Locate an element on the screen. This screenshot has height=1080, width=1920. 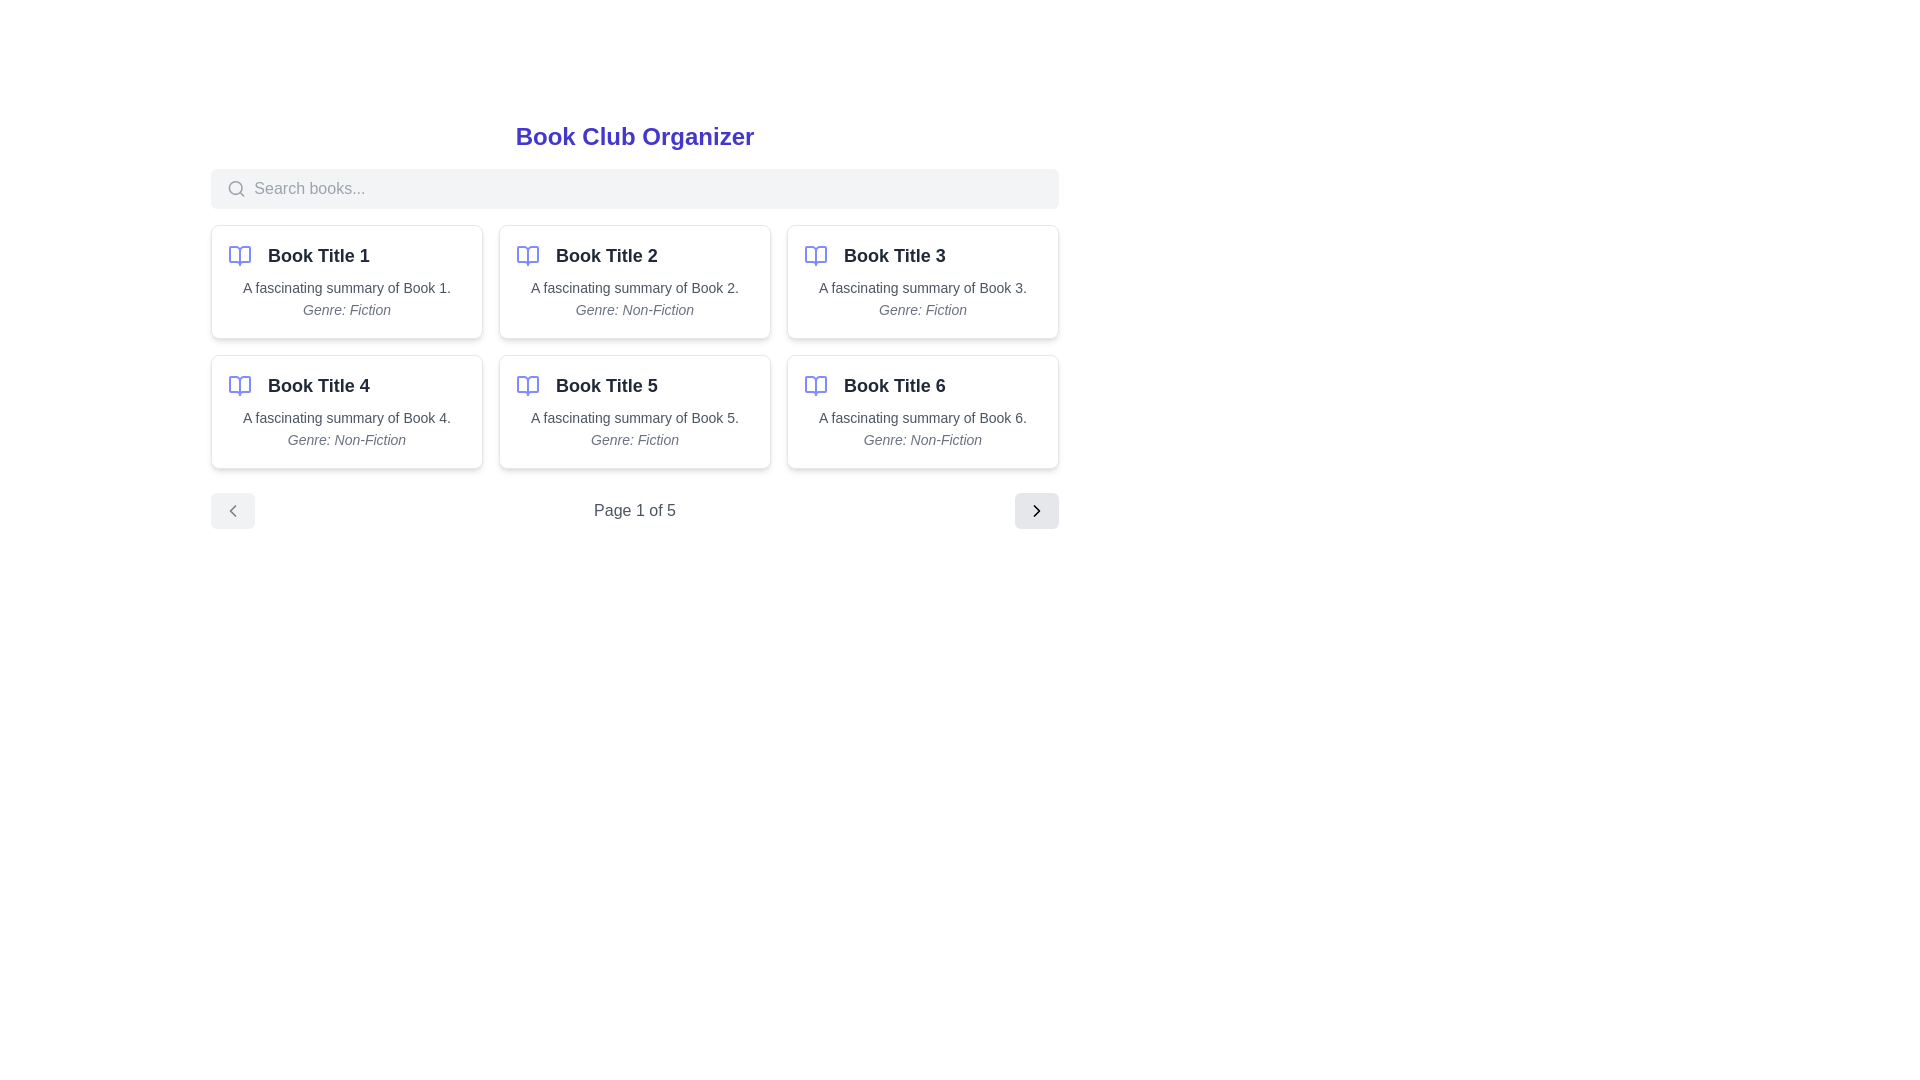
the rightward arrow icon located at the far right side of the pagination control is located at coordinates (1036, 509).